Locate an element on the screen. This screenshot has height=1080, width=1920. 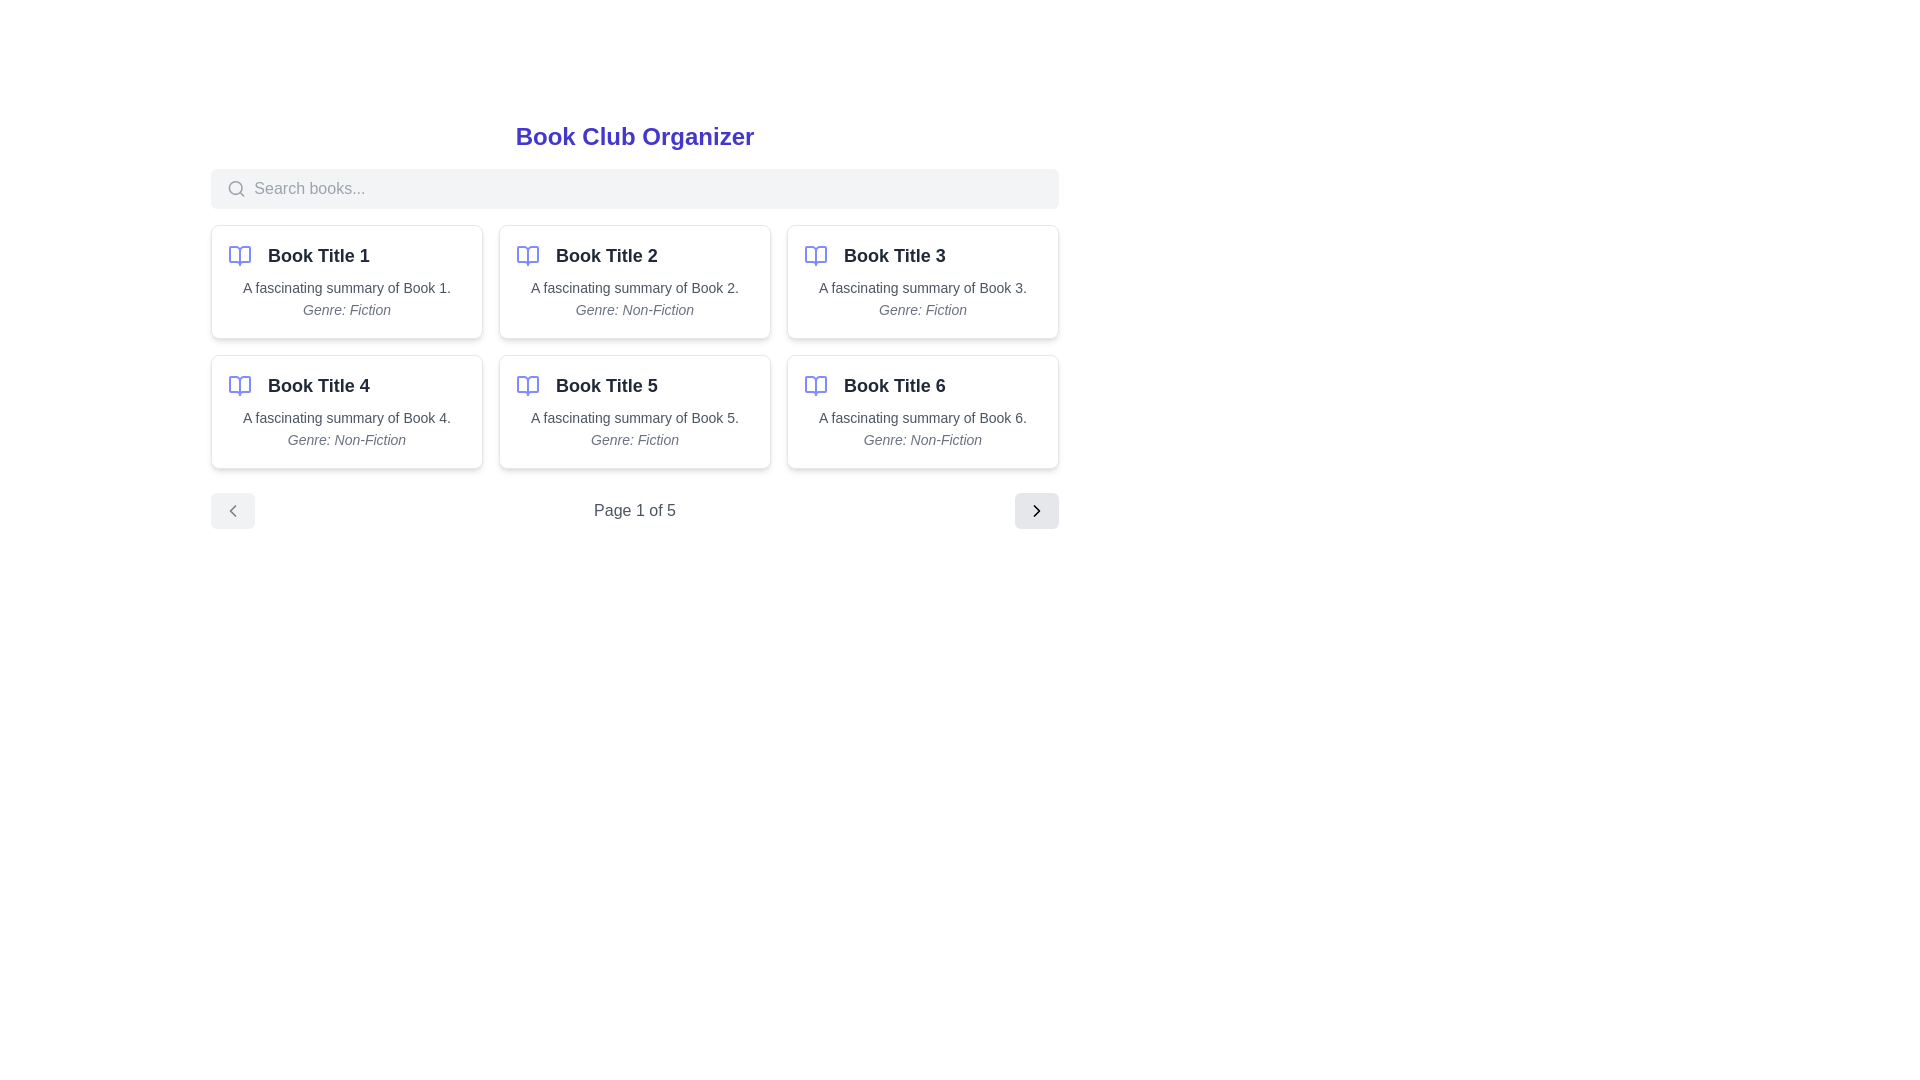
the rightward arrow icon located at the far right side of the pagination control is located at coordinates (1036, 509).